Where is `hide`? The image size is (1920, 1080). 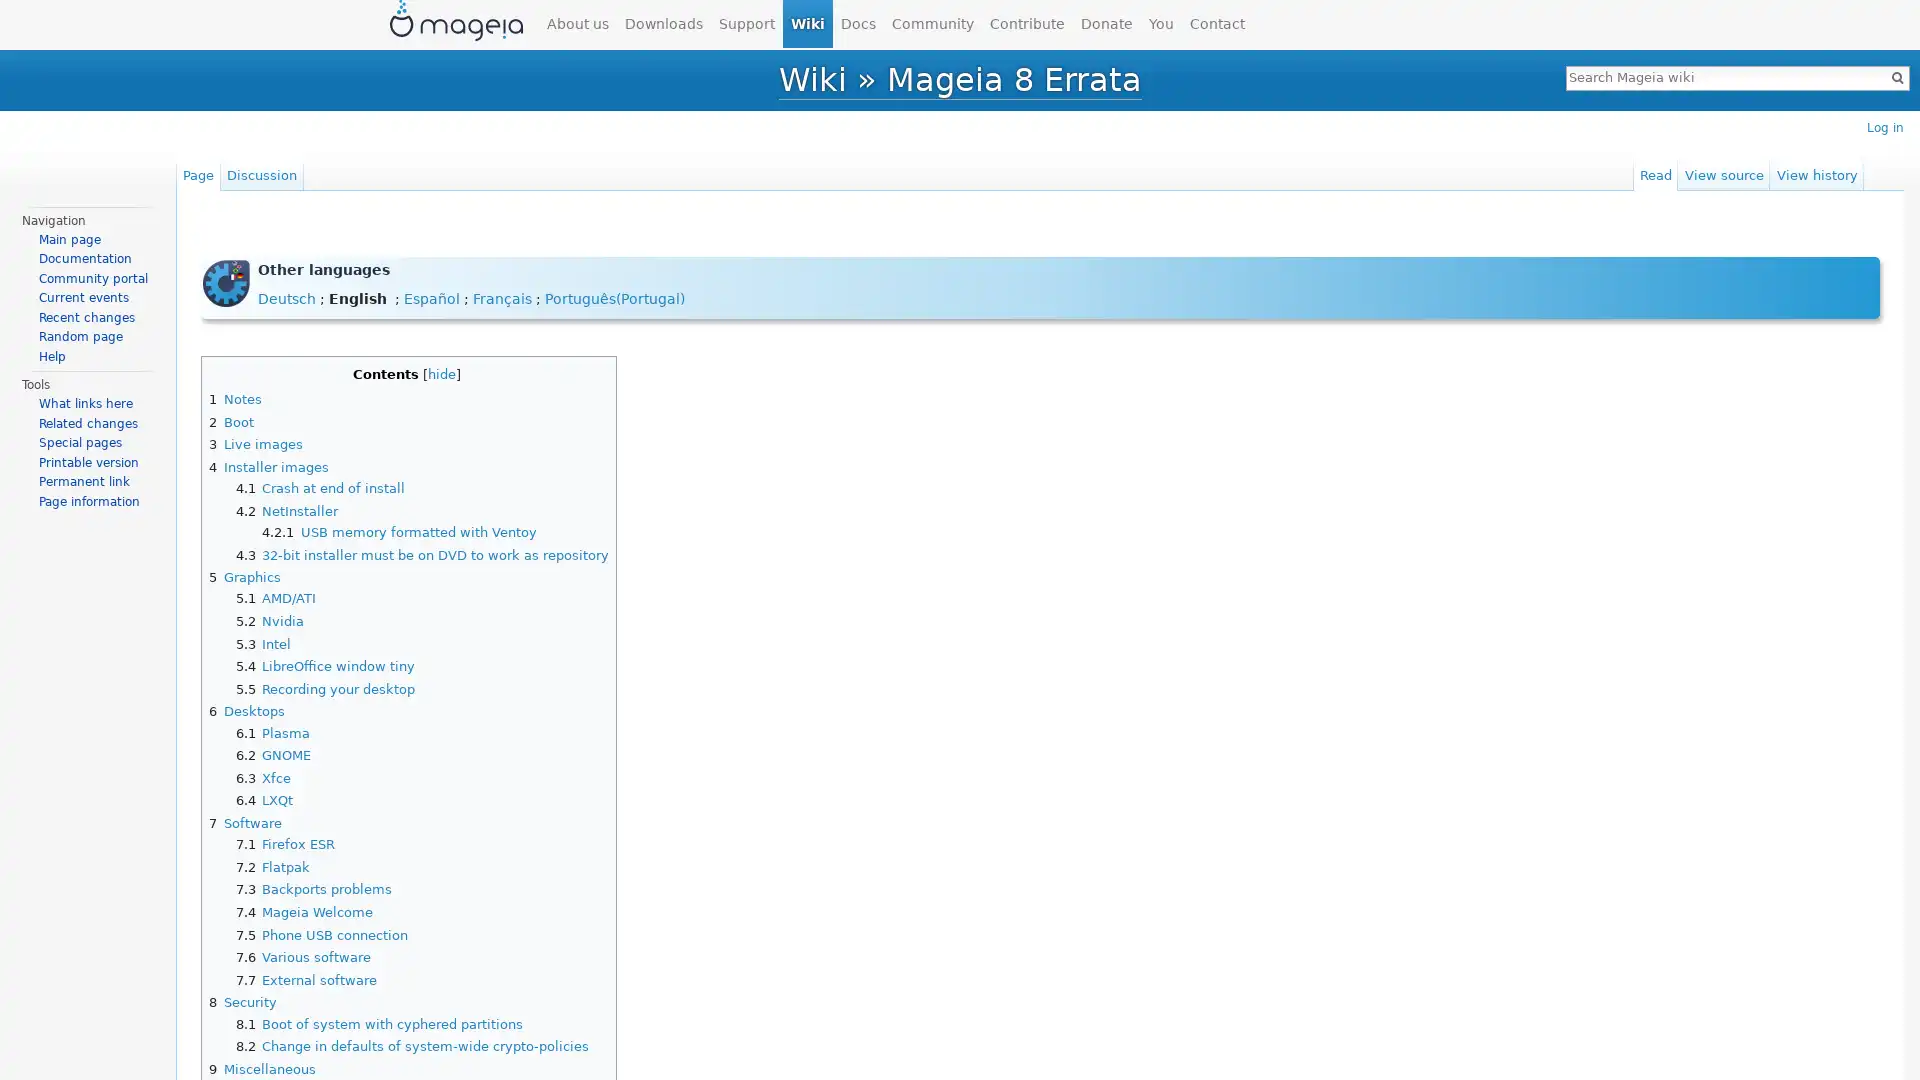
hide is located at coordinates (440, 373).